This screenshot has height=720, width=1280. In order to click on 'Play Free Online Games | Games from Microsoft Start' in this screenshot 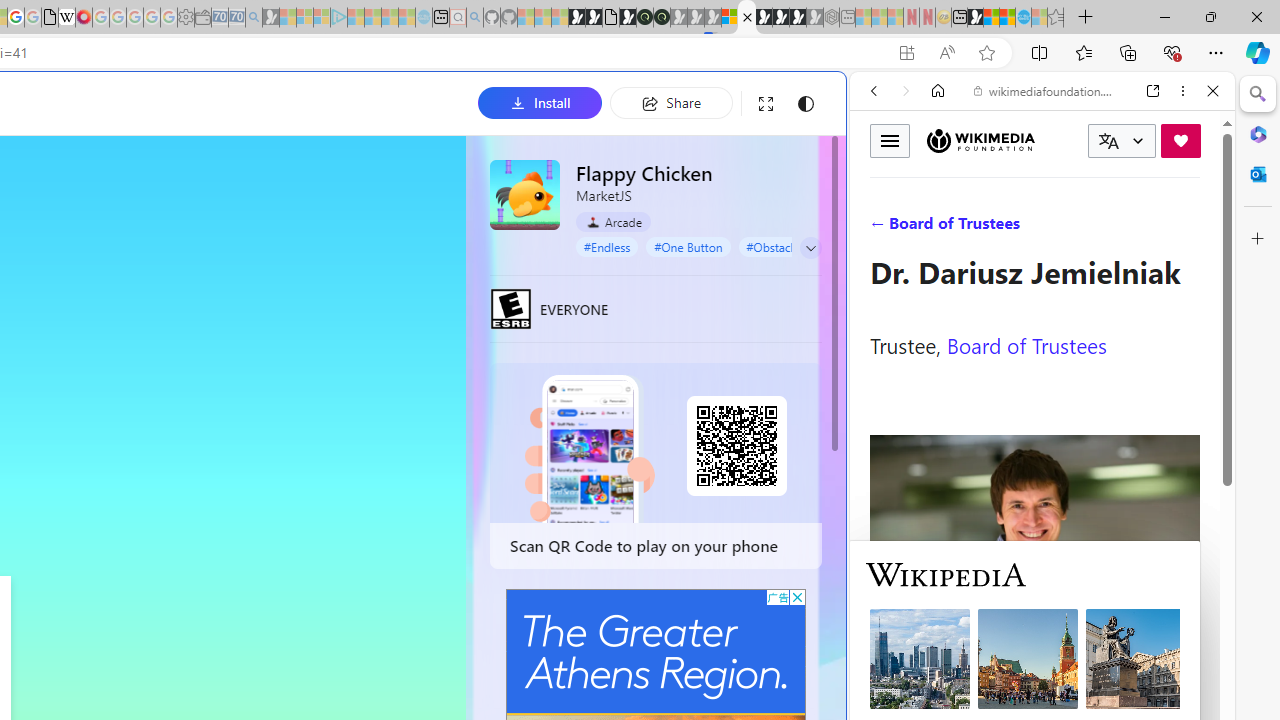, I will do `click(763, 17)`.